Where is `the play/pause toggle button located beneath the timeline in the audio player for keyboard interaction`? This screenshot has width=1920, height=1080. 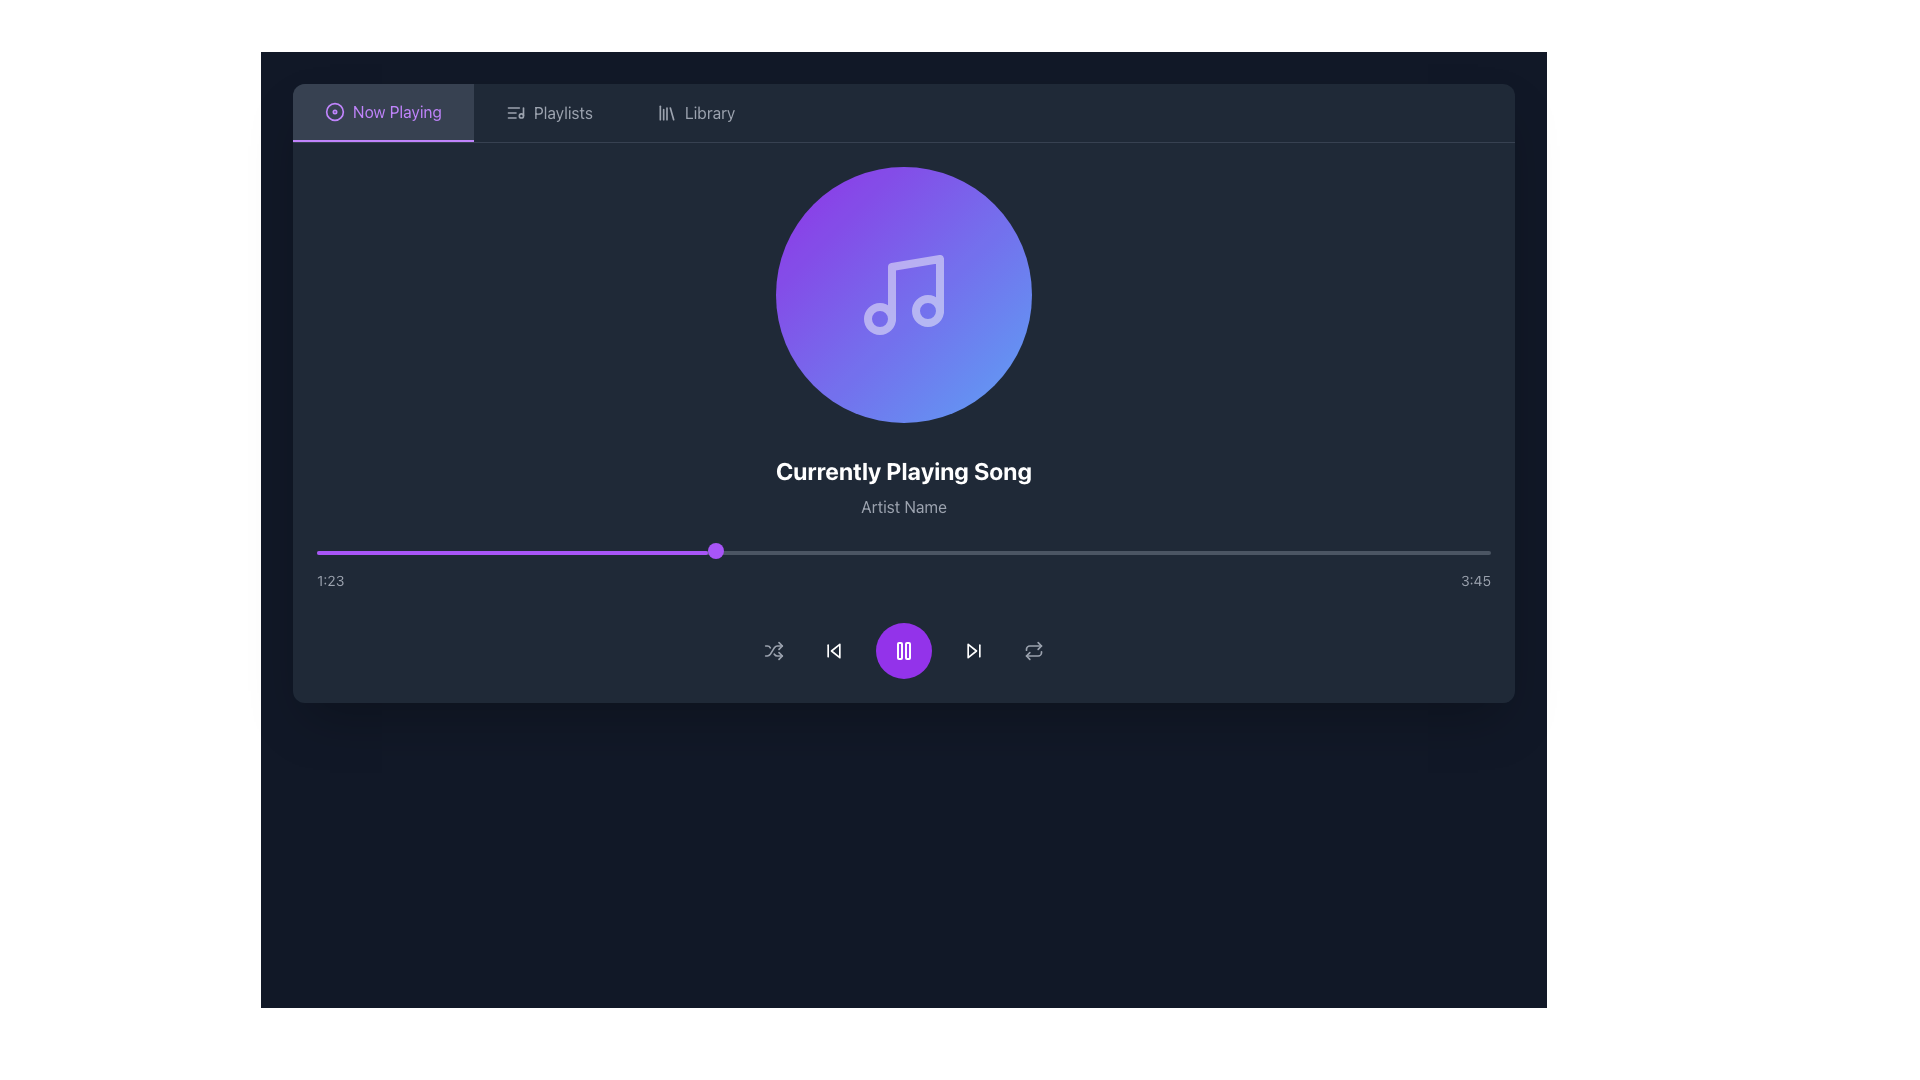
the play/pause toggle button located beneath the timeline in the audio player for keyboard interaction is located at coordinates (902, 651).